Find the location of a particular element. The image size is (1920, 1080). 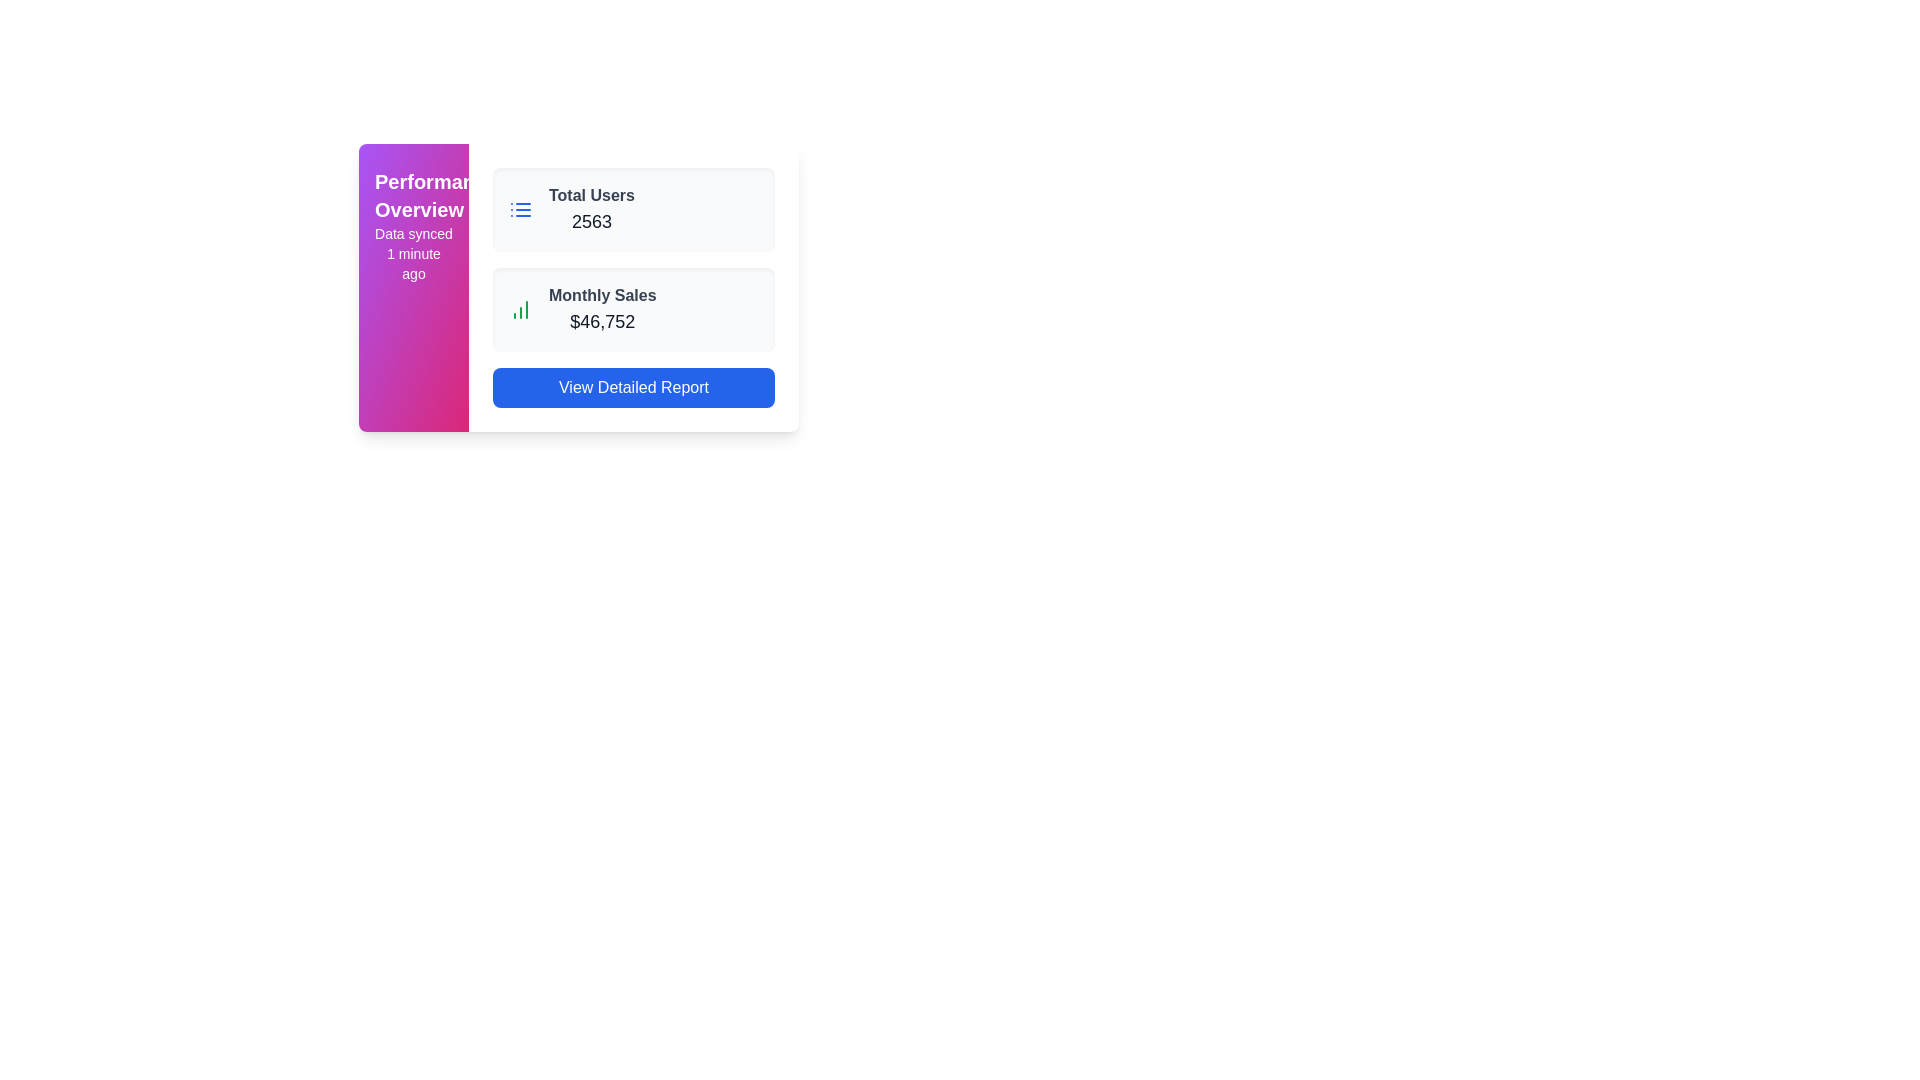

the 'Total Users' and 'Monthly Sales' cards in the Dashboard Widget that has a white background, located within the 'Performance Overview' panel is located at coordinates (632, 288).